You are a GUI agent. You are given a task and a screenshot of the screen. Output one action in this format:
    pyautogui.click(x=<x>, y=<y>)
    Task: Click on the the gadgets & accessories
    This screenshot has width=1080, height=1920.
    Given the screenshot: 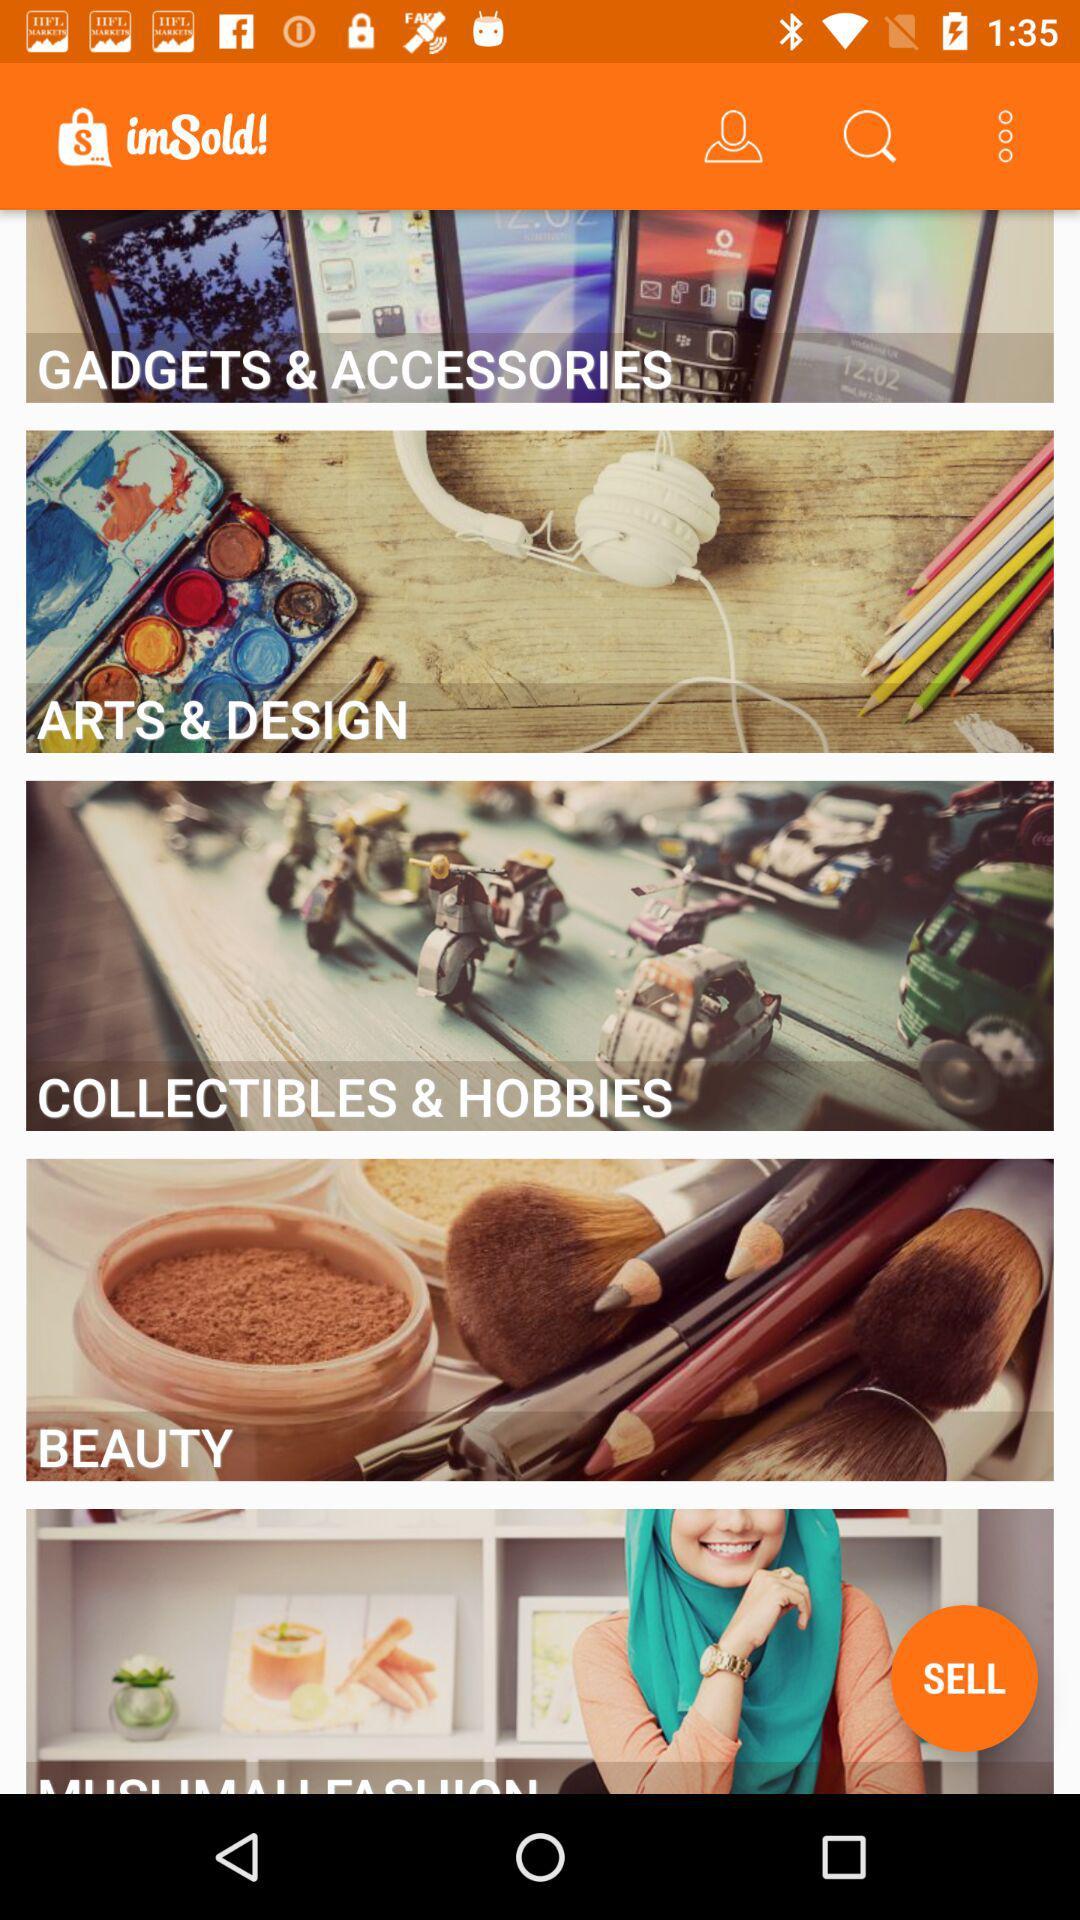 What is the action you would take?
    pyautogui.click(x=540, y=367)
    